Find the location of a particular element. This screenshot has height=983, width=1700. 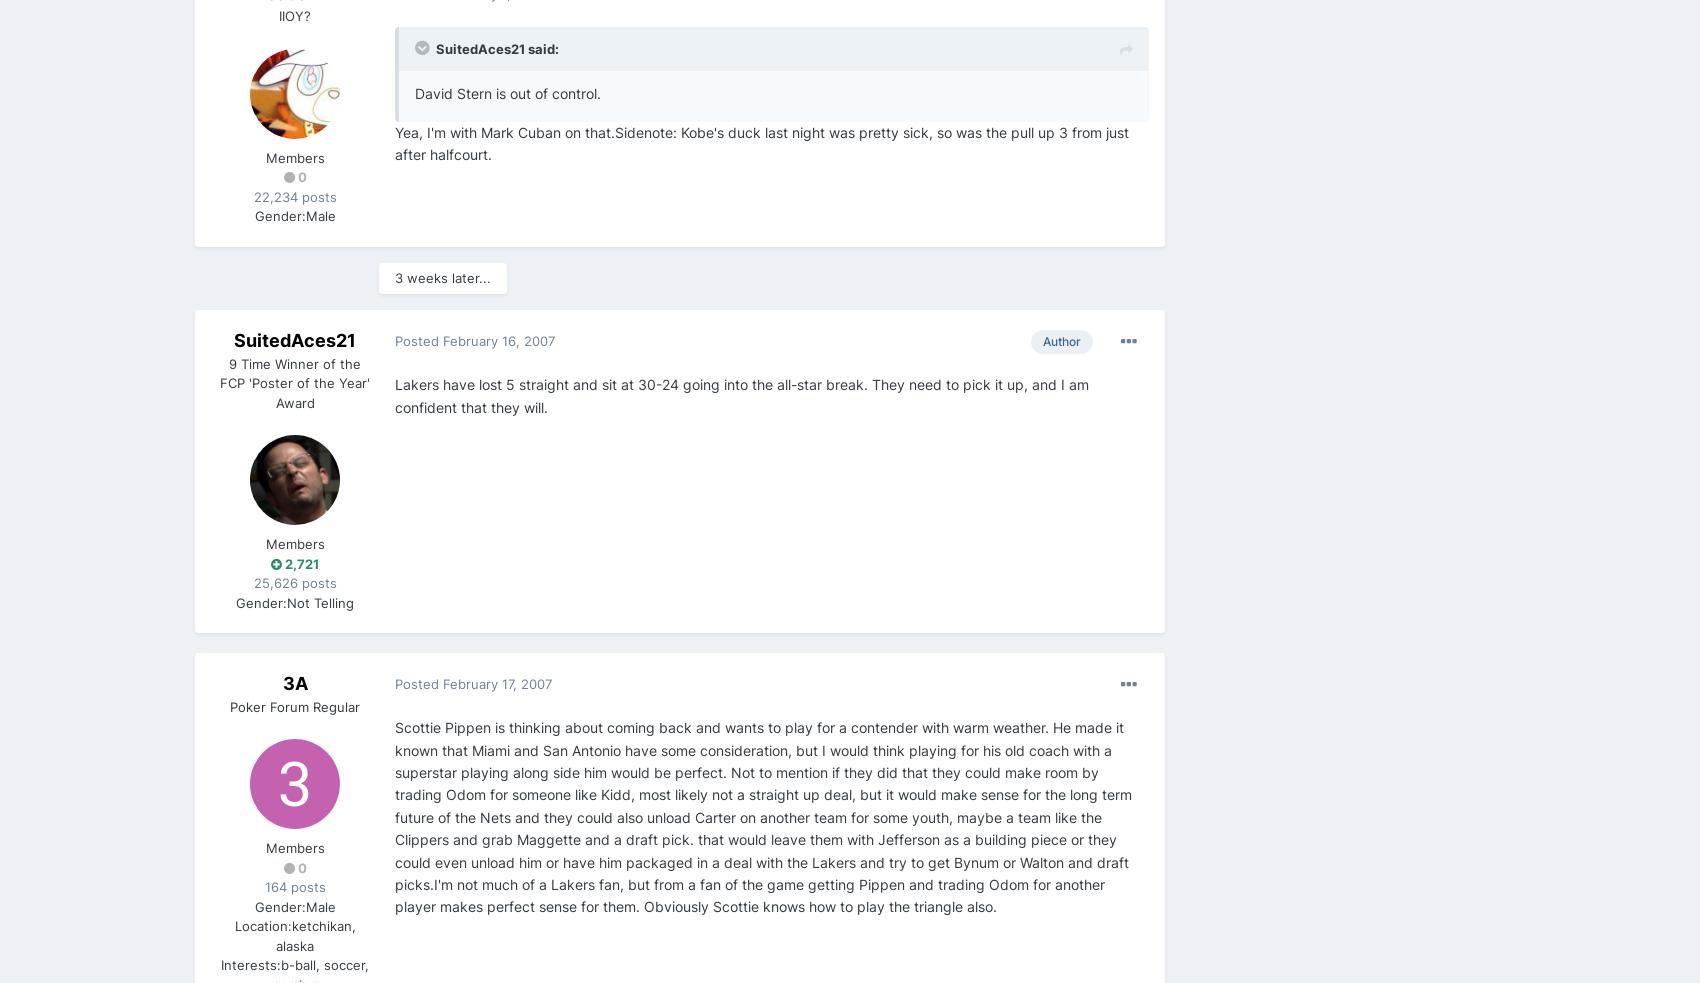

'164 posts' is located at coordinates (264, 886).